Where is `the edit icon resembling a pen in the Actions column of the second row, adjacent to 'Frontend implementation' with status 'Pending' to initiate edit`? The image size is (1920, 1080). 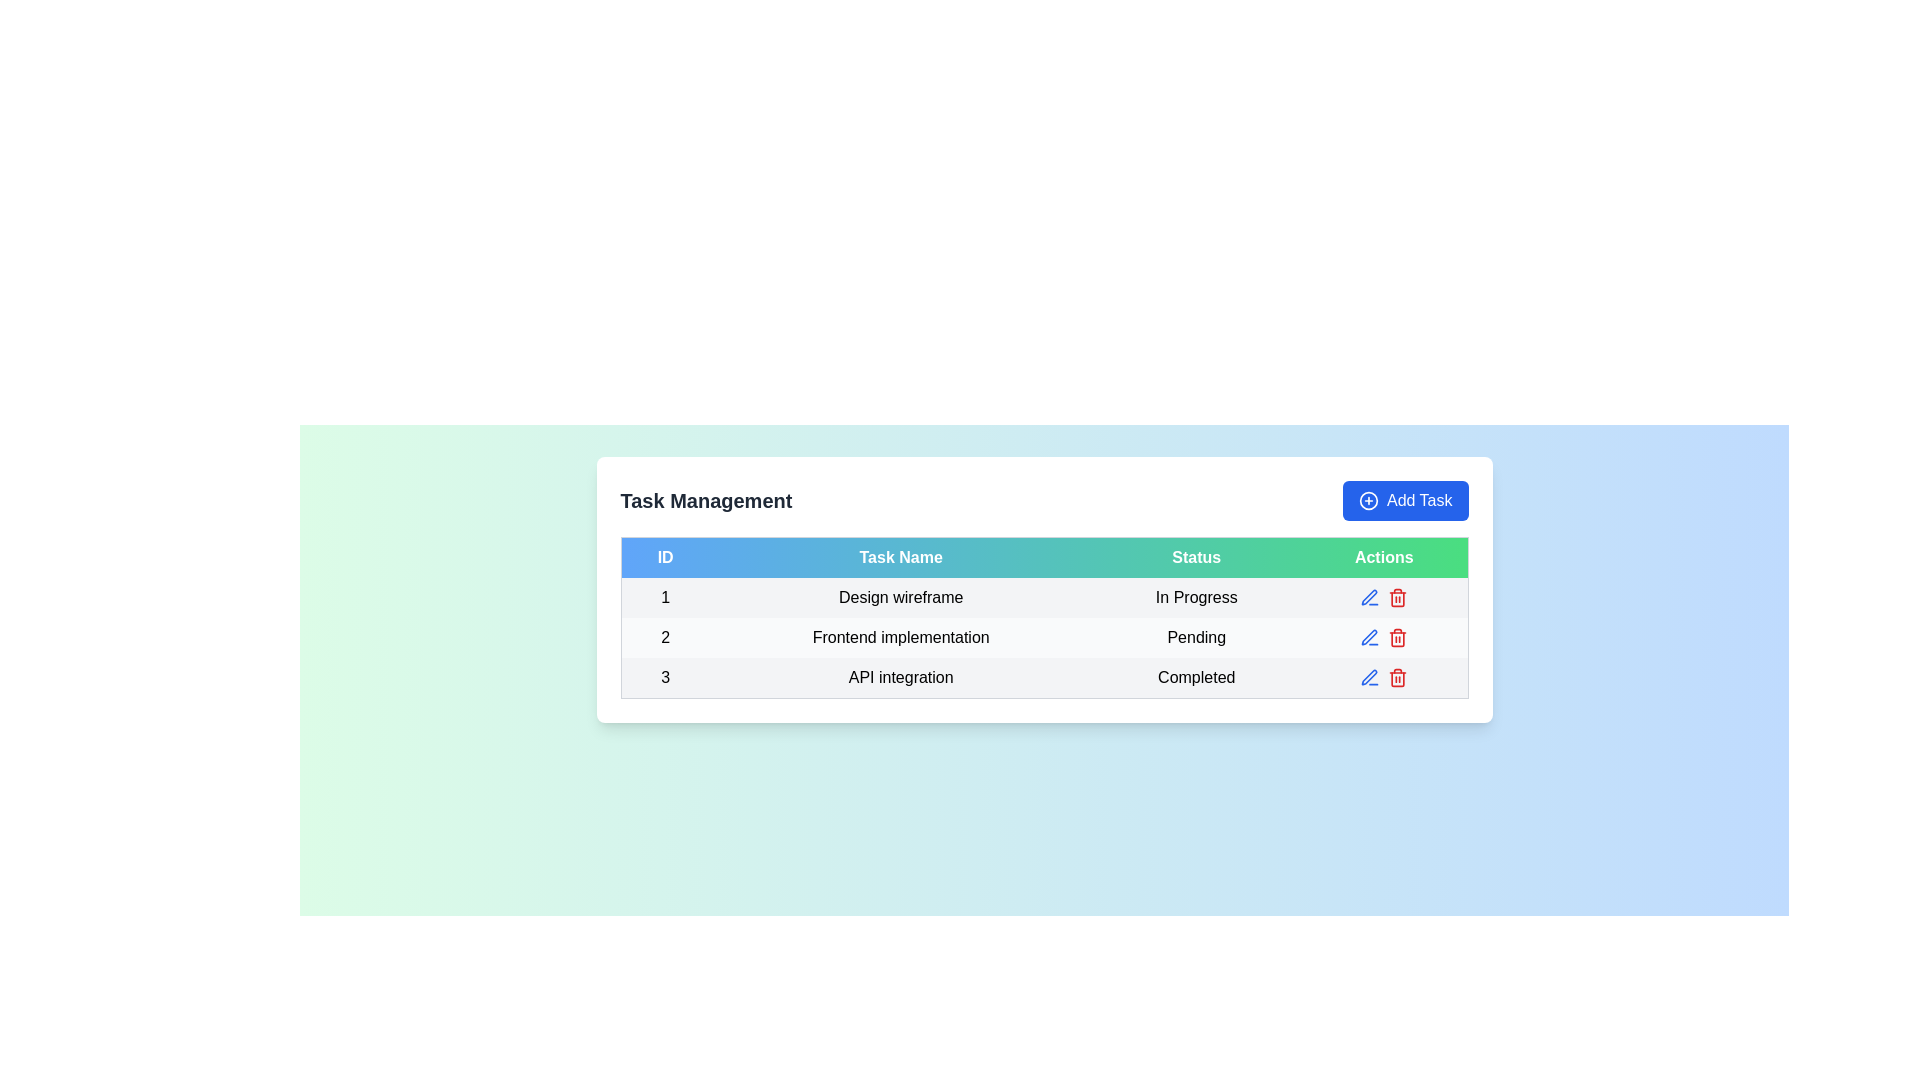 the edit icon resembling a pen in the Actions column of the second row, adjacent to 'Frontend implementation' with status 'Pending' to initiate edit is located at coordinates (1368, 637).